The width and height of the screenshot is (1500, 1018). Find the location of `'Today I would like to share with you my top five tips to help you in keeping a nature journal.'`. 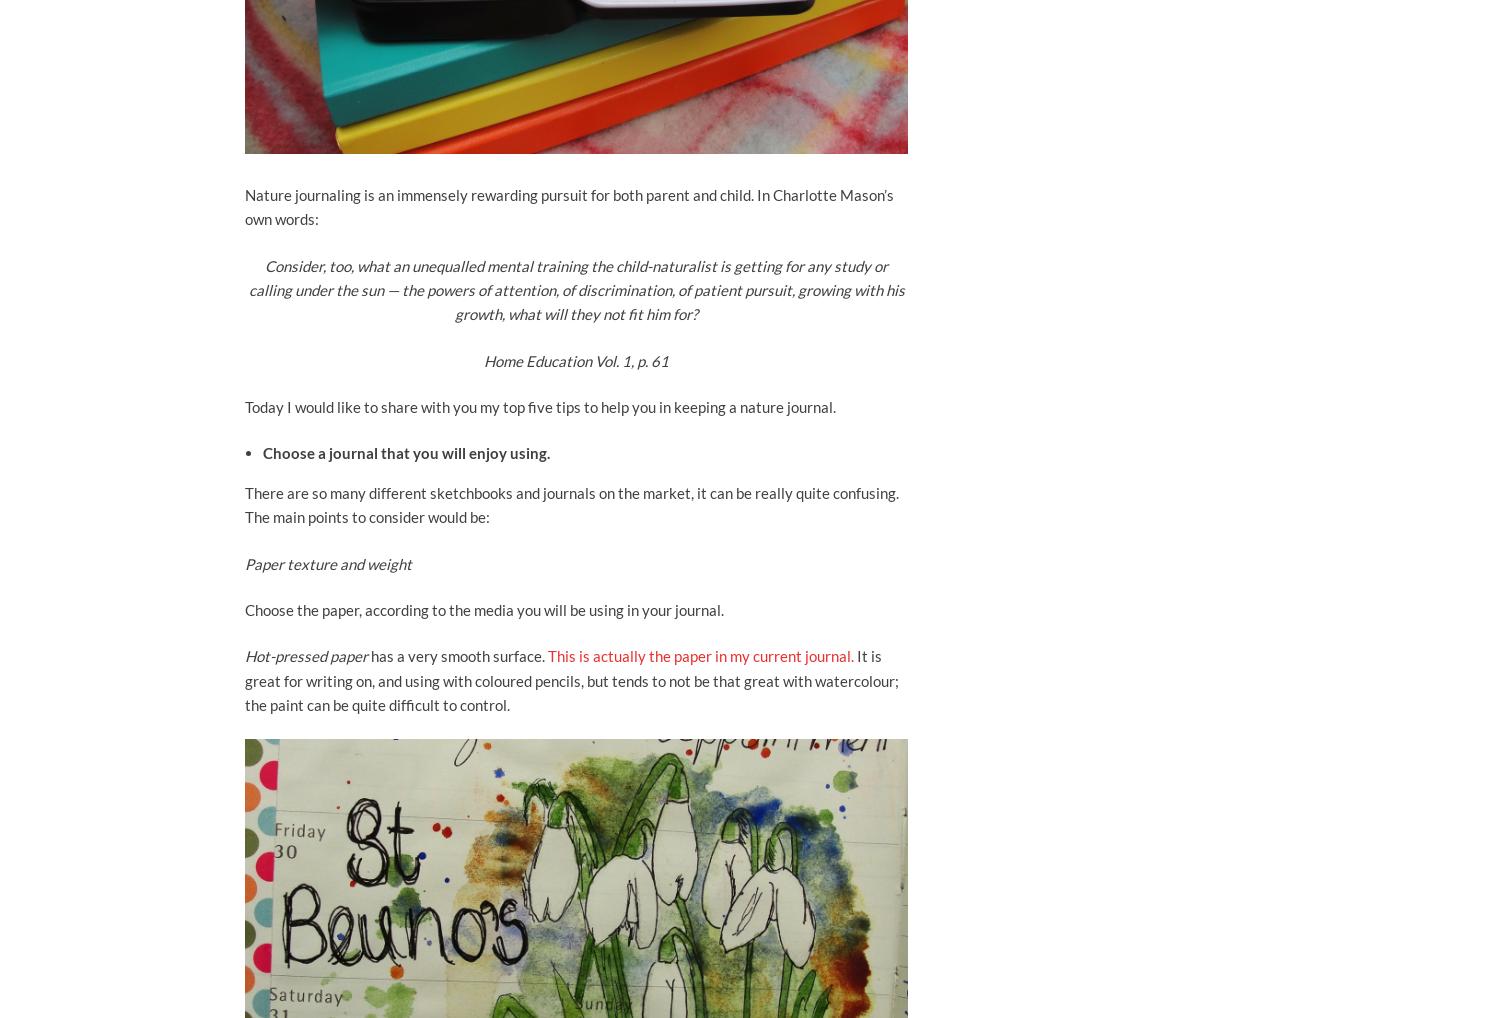

'Today I would like to share with you my top five tips to help you in keeping a nature journal.' is located at coordinates (540, 406).